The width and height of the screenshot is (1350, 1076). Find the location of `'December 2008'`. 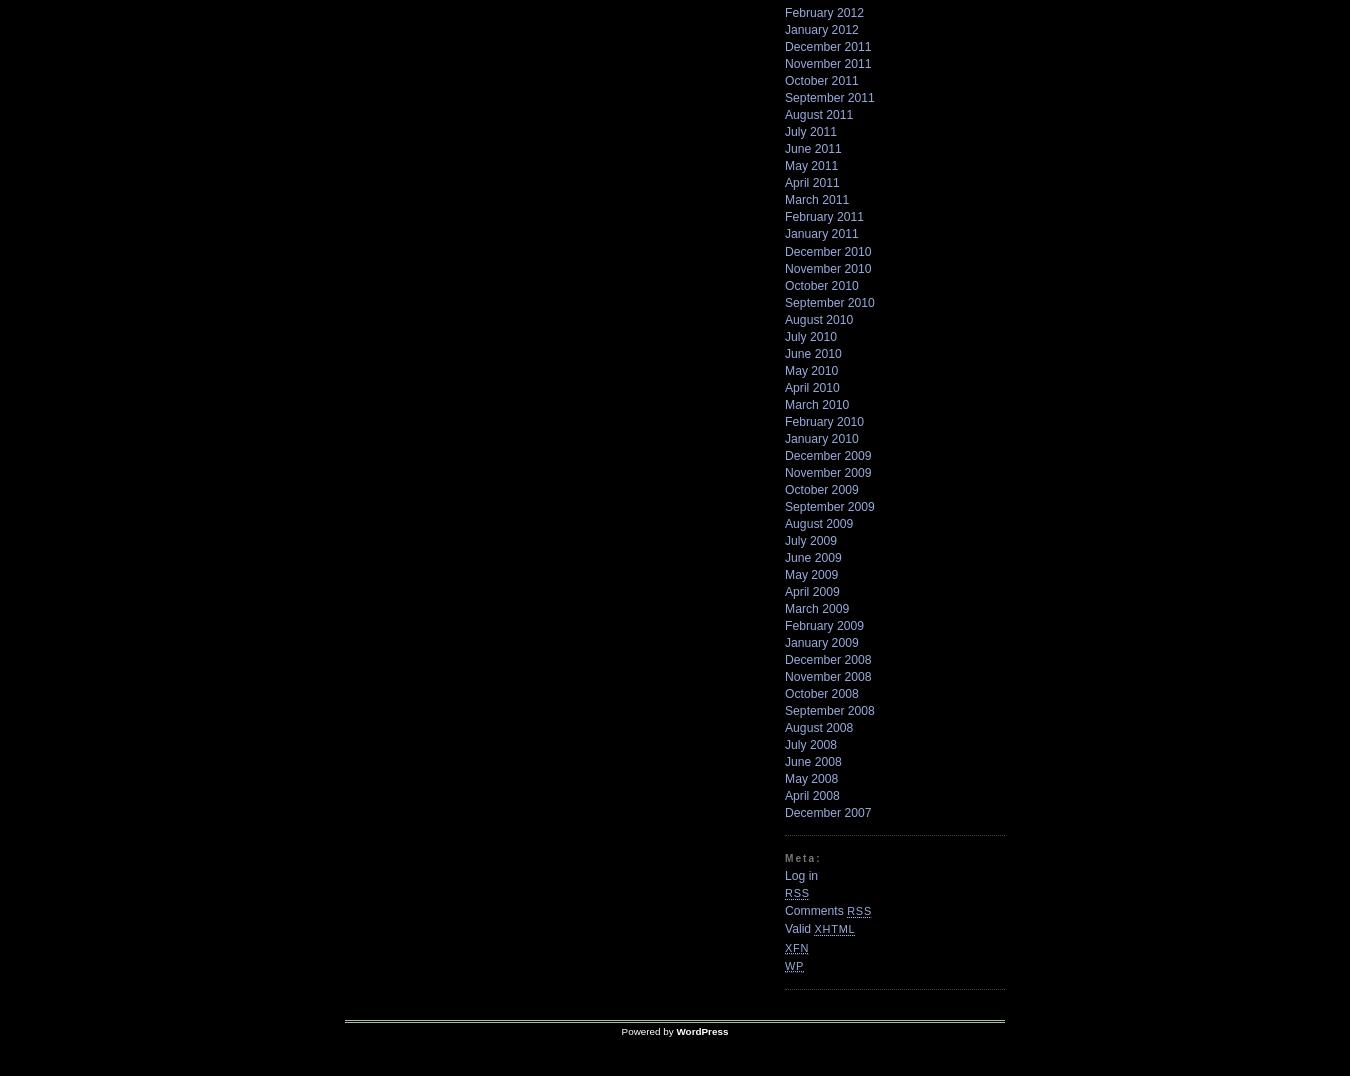

'December 2008' is located at coordinates (827, 658).